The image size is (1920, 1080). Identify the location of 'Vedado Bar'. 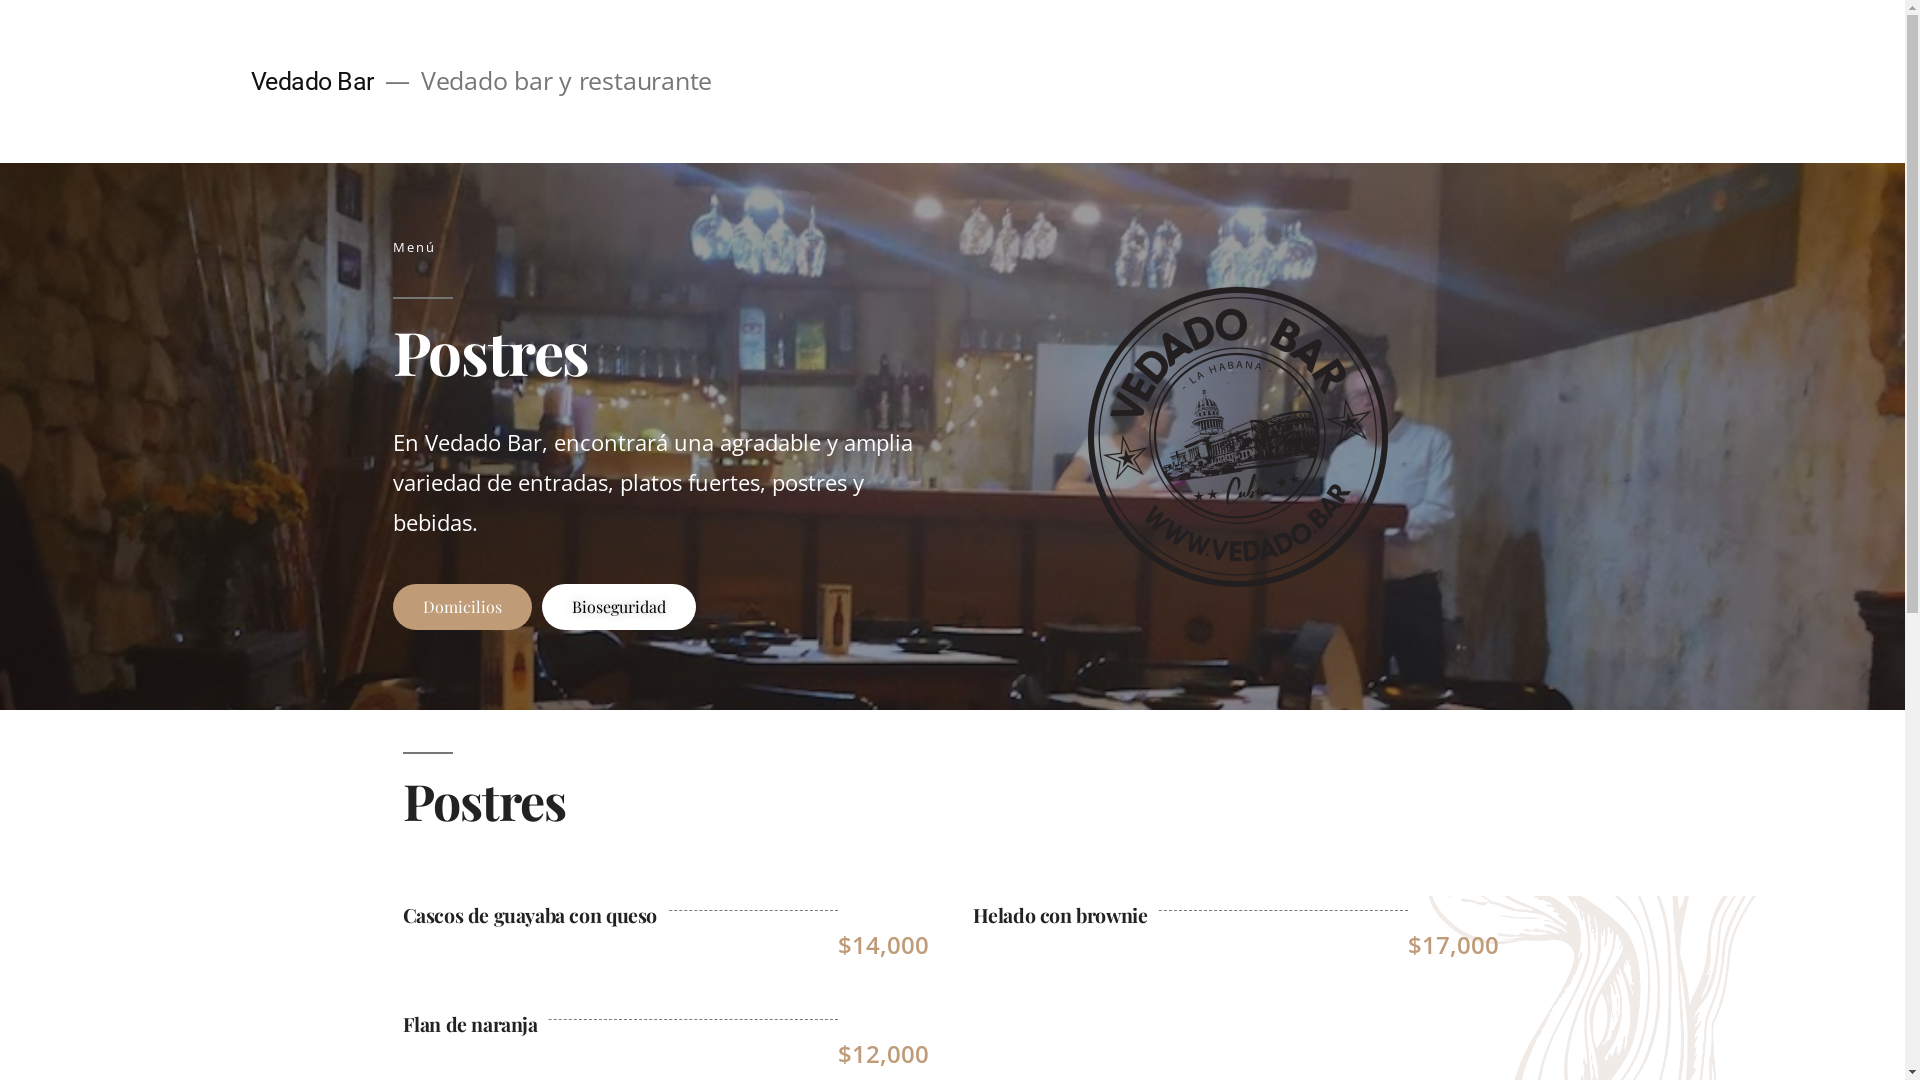
(310, 80).